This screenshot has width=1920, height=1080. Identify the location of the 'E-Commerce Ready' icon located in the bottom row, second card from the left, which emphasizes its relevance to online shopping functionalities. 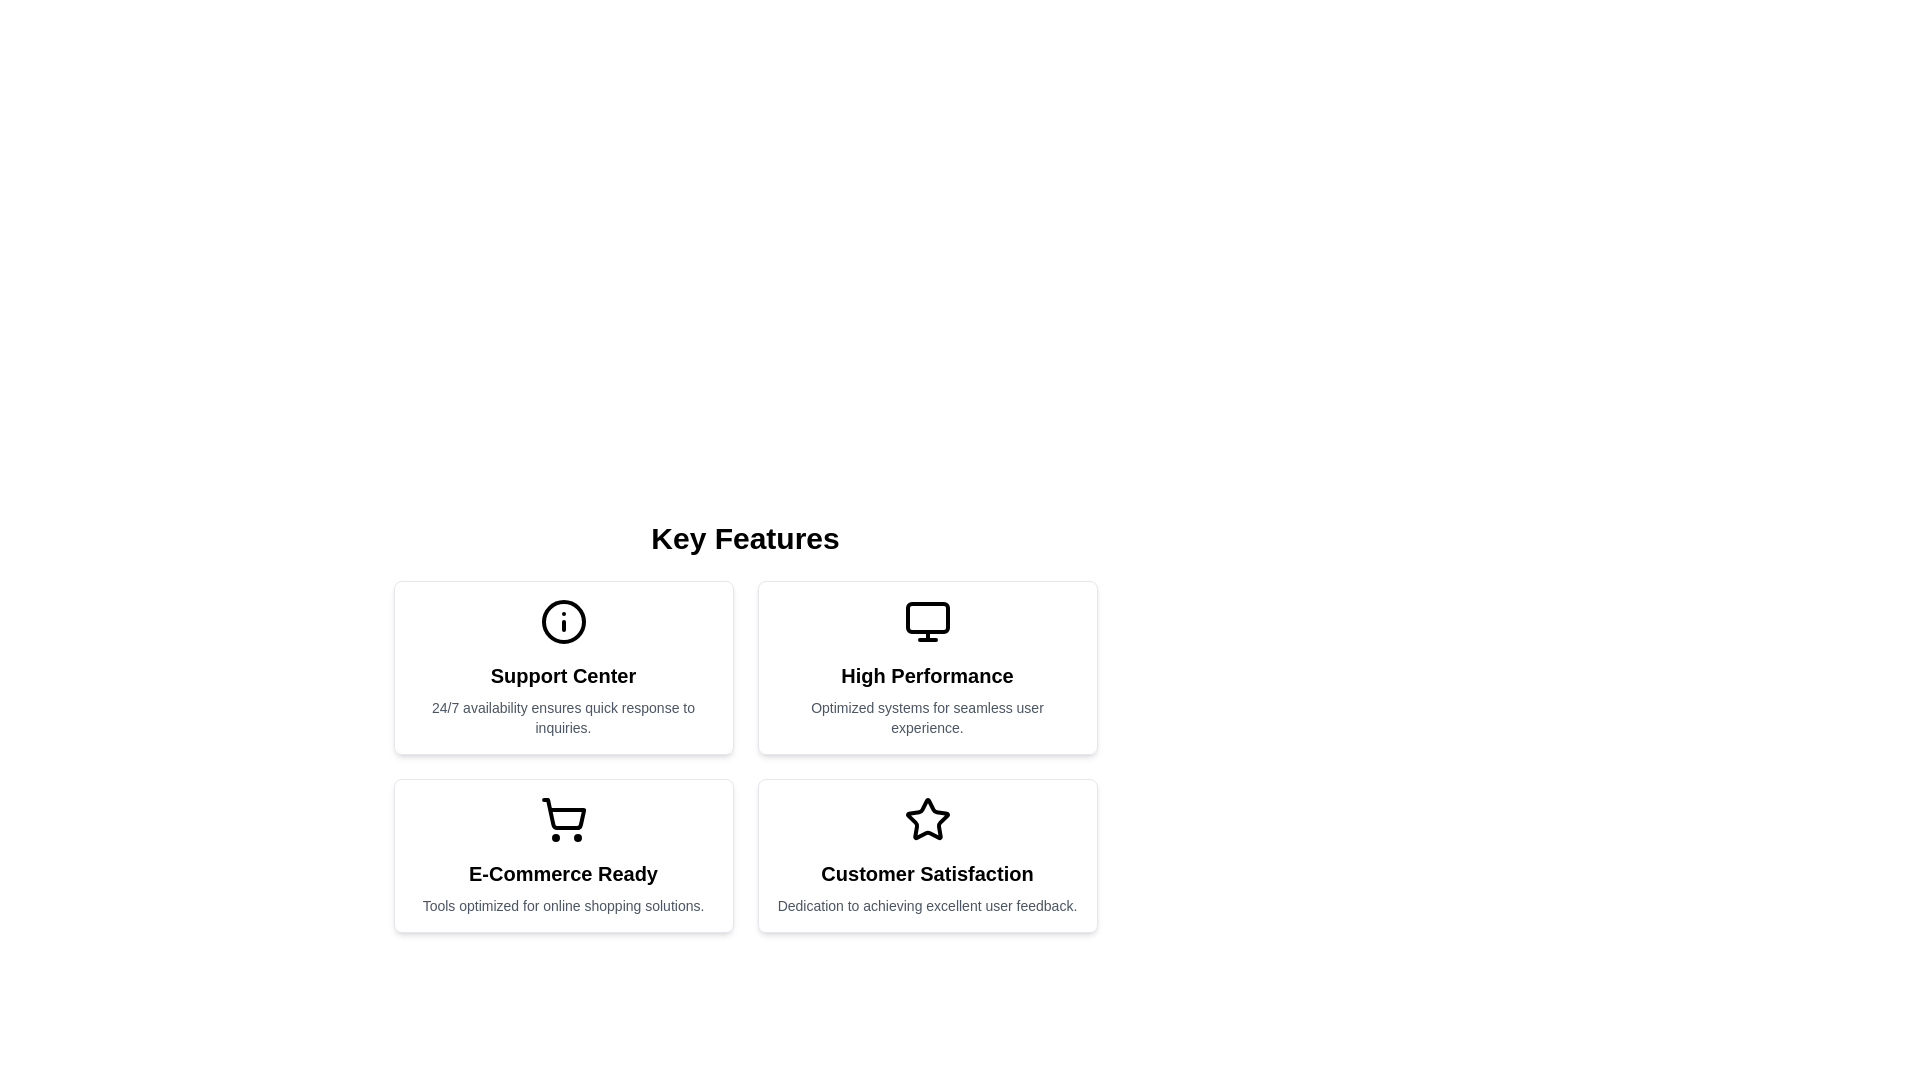
(562, 820).